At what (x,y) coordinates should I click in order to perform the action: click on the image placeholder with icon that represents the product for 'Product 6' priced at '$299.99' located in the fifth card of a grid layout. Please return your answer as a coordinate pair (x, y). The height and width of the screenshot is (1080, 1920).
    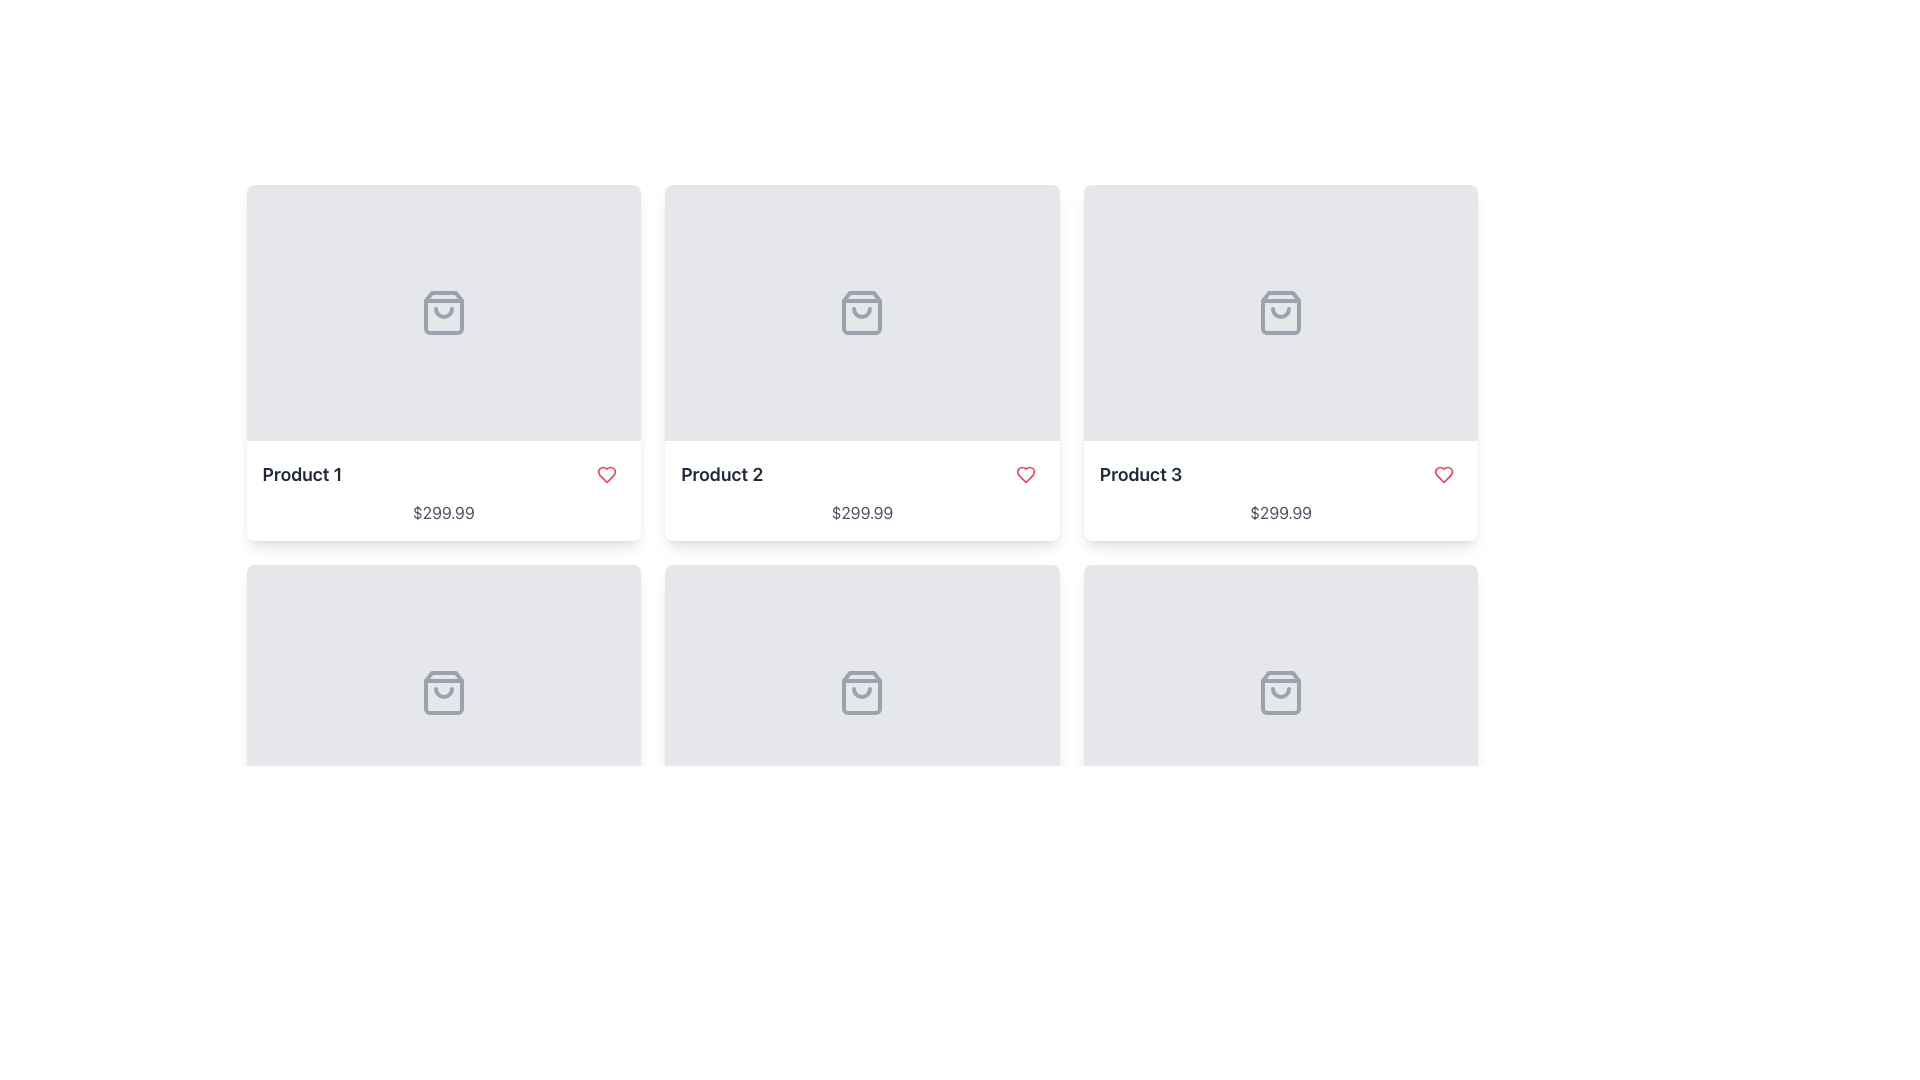
    Looking at the image, I should click on (1281, 692).